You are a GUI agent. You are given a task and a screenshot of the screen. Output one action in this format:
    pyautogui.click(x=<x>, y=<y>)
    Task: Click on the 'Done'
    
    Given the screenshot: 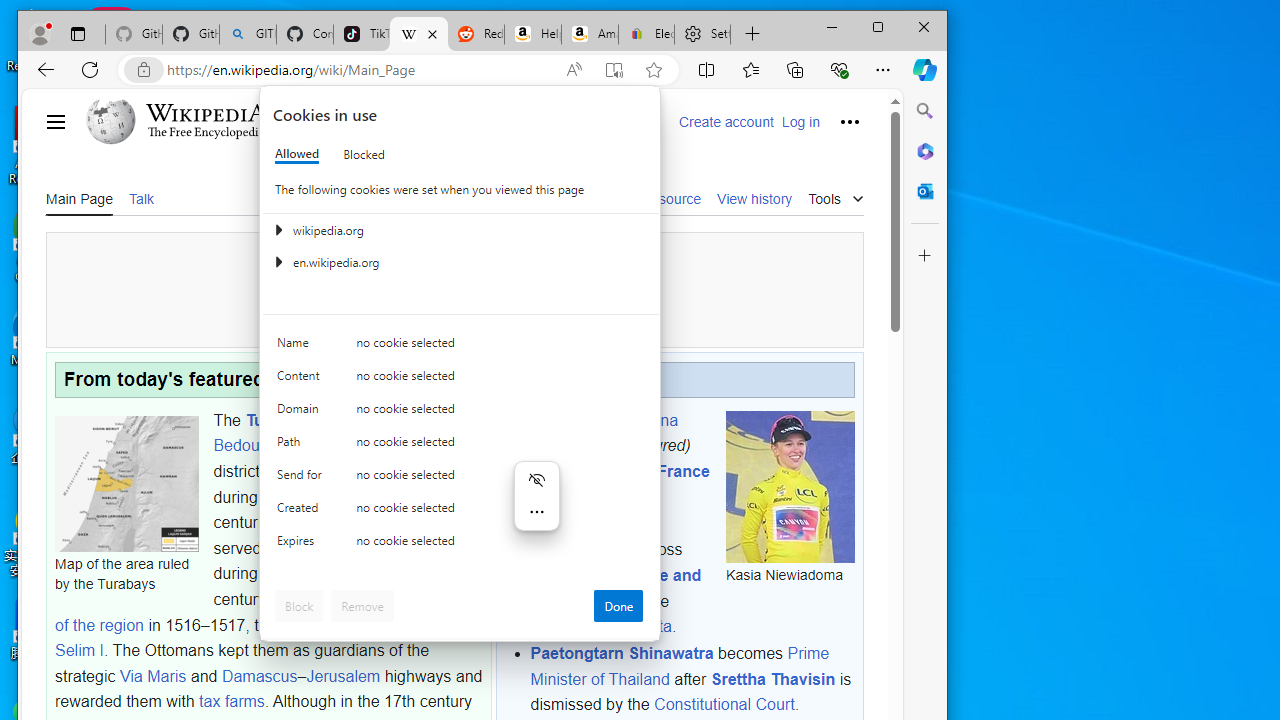 What is the action you would take?
    pyautogui.click(x=617, y=604)
    